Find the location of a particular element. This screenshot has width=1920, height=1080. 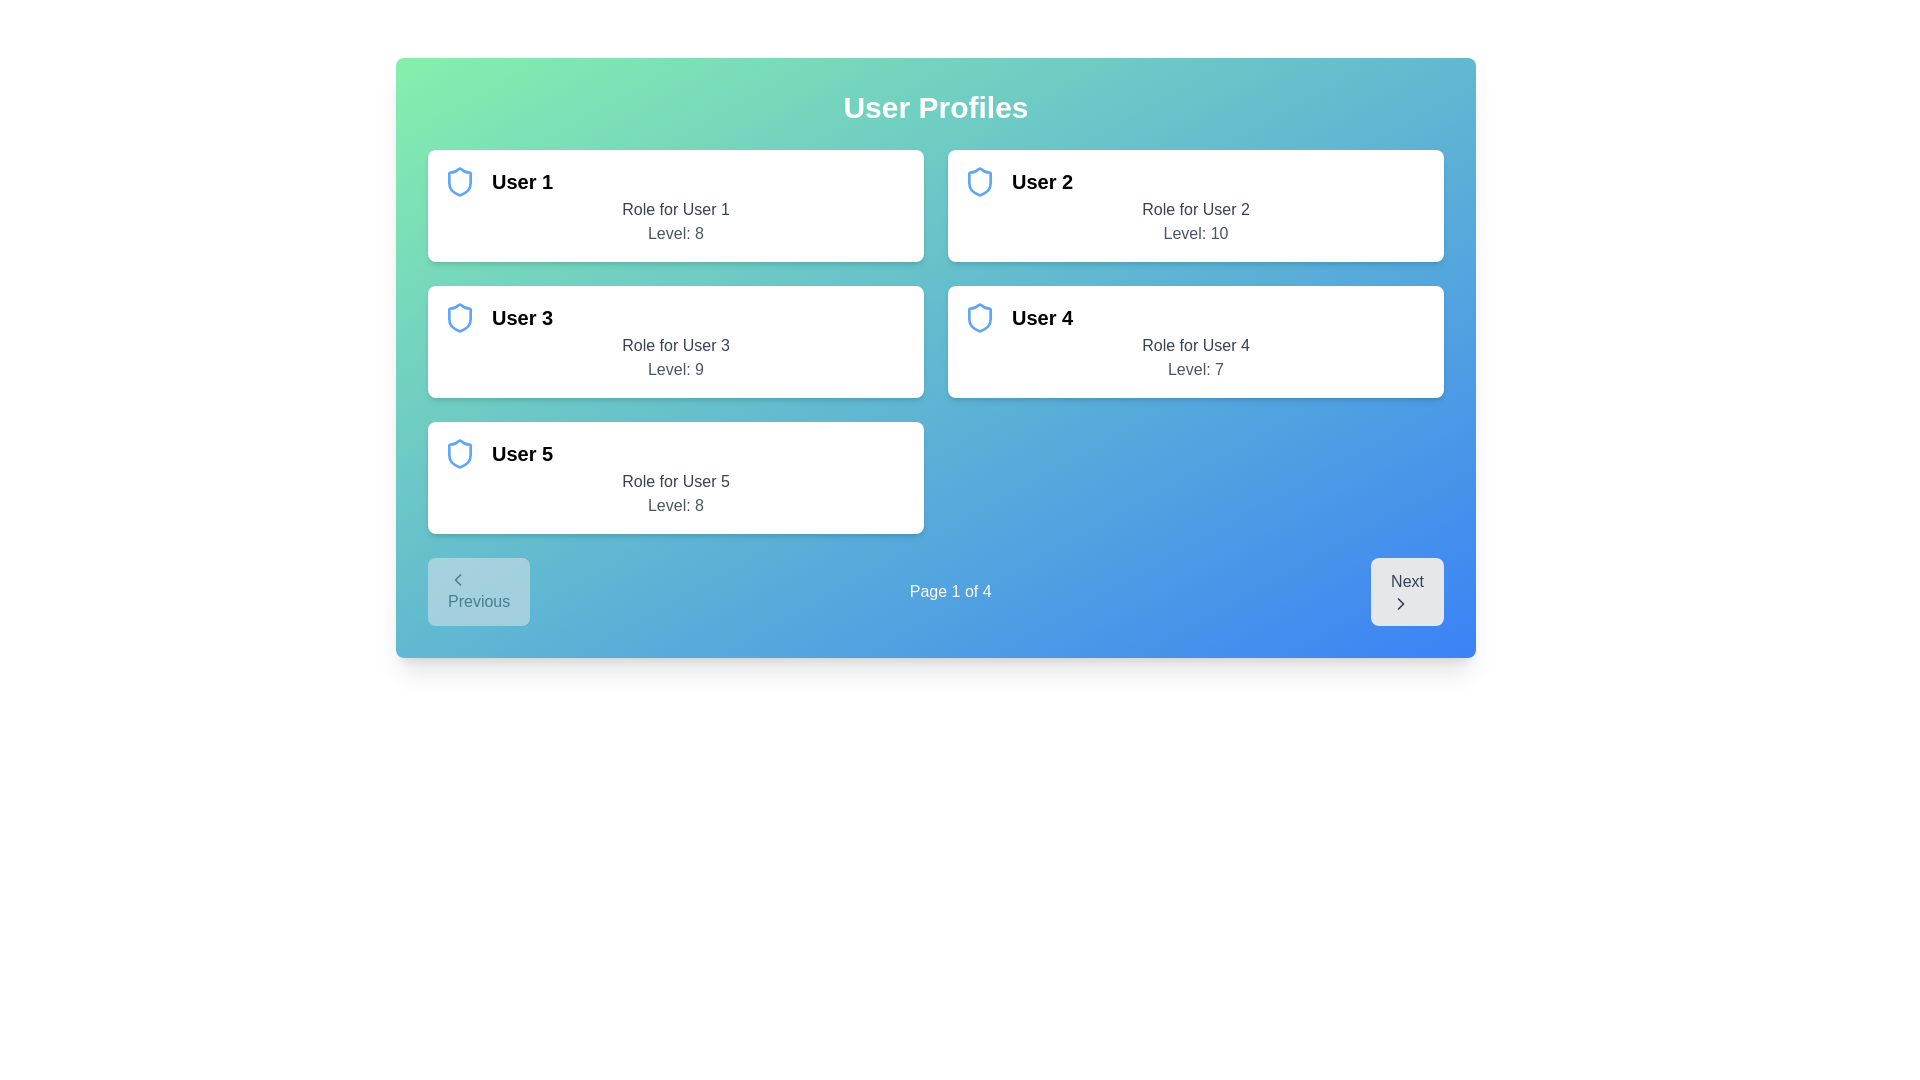

the static card component displaying information about 'User 3', which includes their role and level, located in the first column and second row of the grid layout is located at coordinates (676, 341).